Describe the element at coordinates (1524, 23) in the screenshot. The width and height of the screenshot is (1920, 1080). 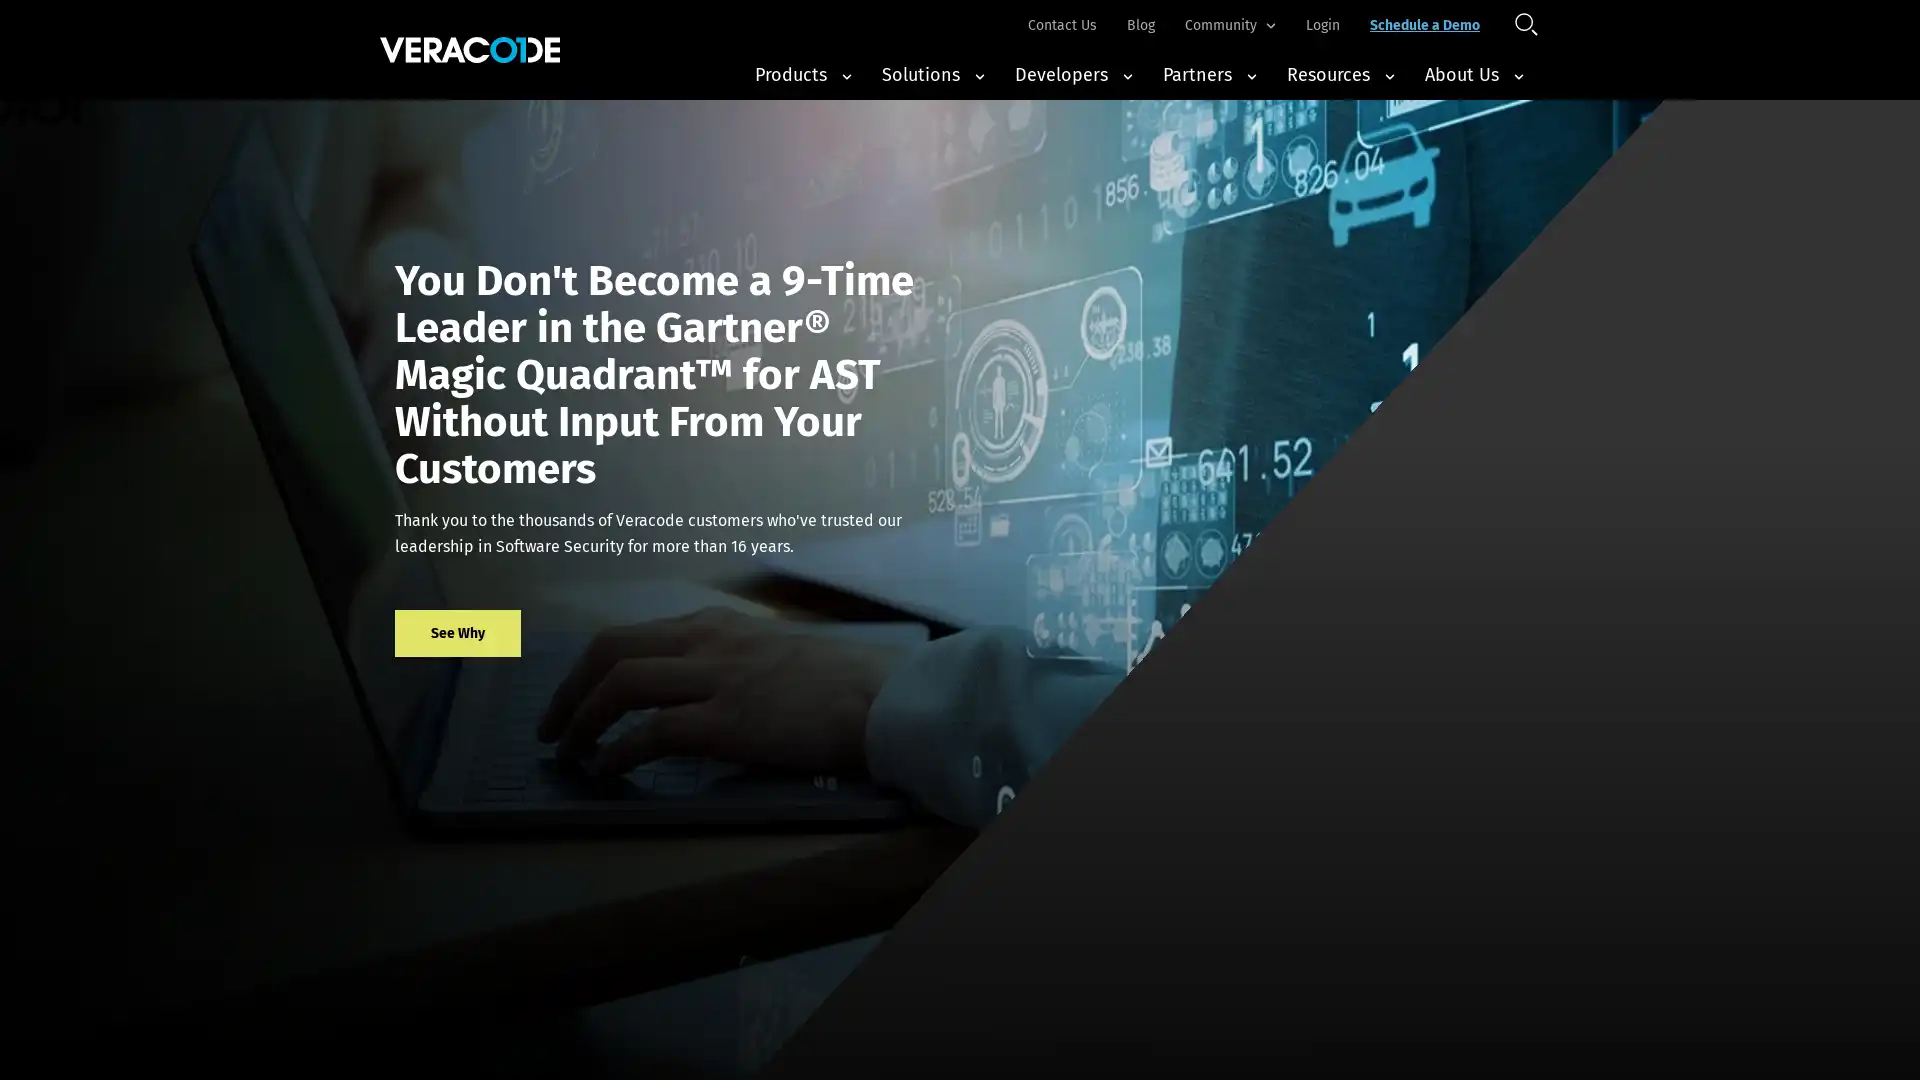
I see `Open Search` at that location.